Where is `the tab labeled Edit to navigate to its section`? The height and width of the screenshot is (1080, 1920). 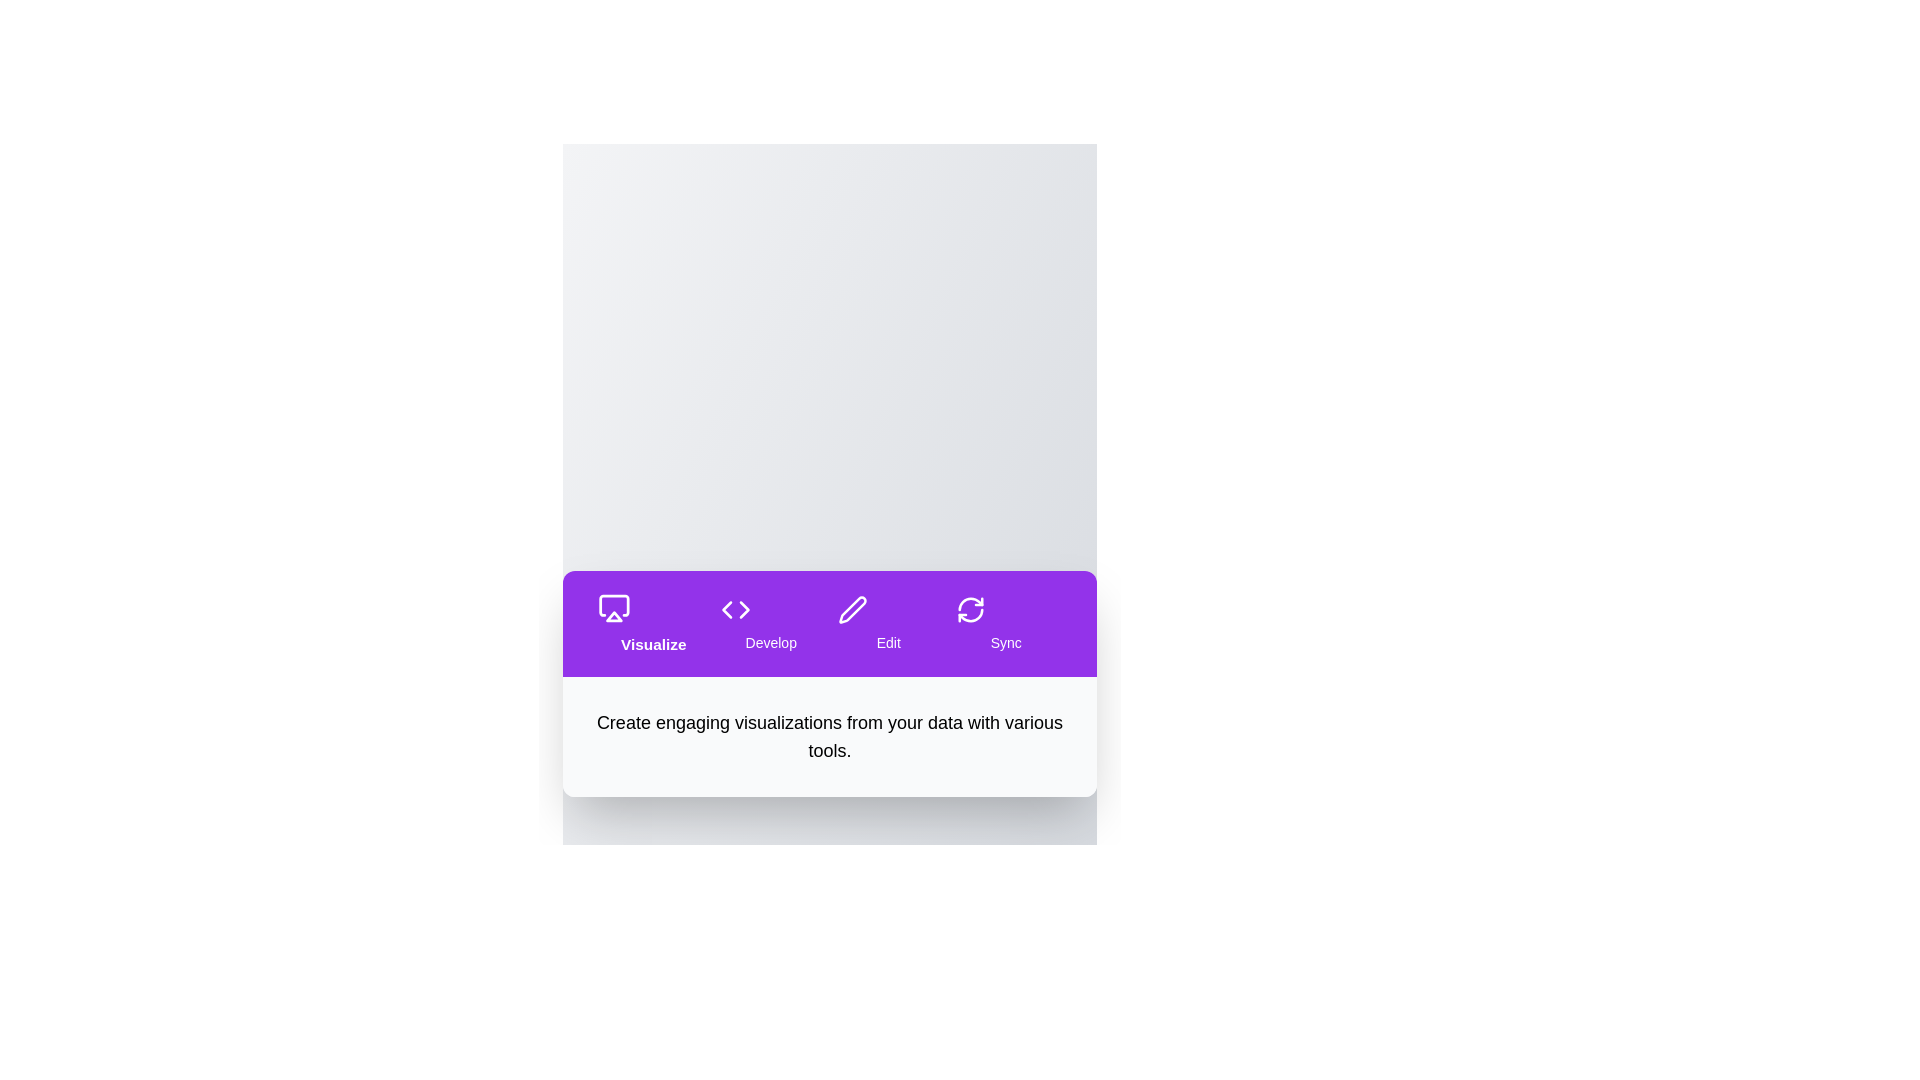 the tab labeled Edit to navigate to its section is located at coordinates (887, 623).